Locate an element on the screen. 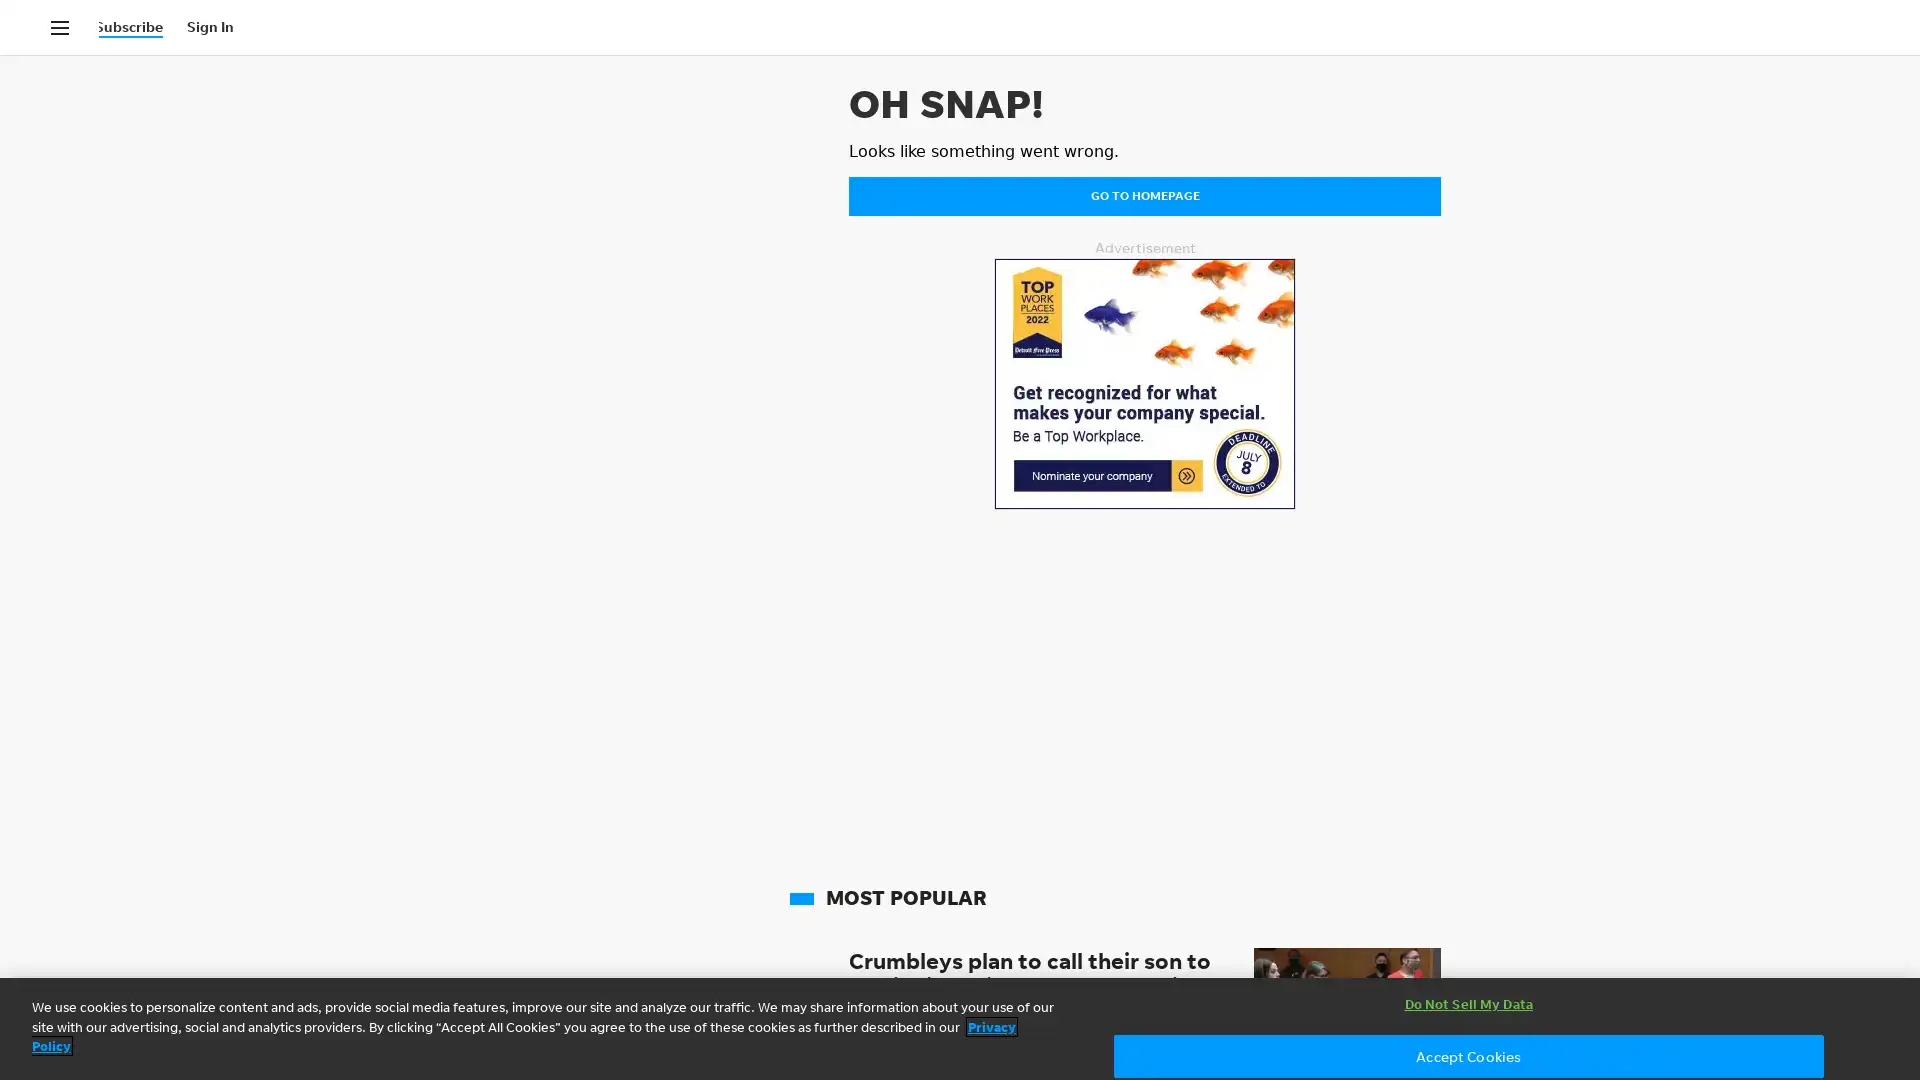 The height and width of the screenshot is (1080, 1920). Accept Cookies is located at coordinates (1468, 1055).